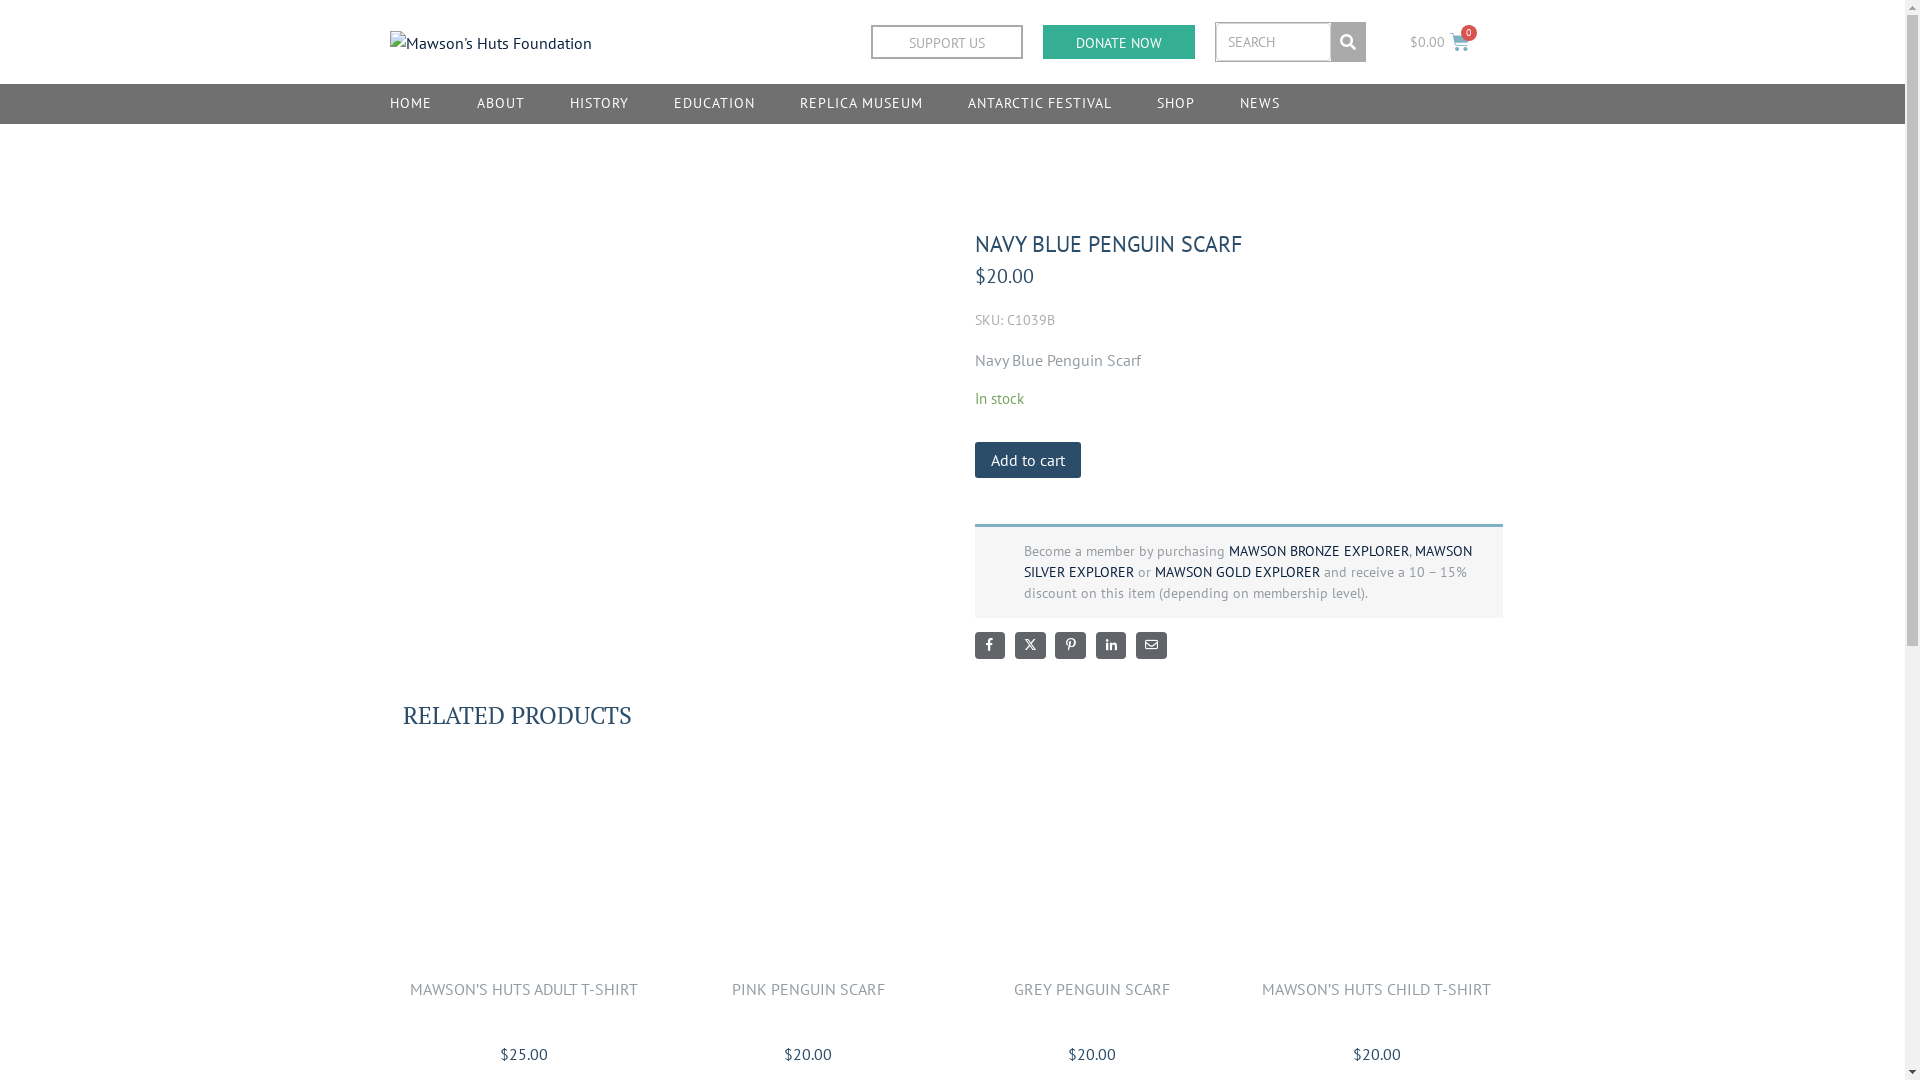  I want to click on 'NEWS', so click(1258, 104).